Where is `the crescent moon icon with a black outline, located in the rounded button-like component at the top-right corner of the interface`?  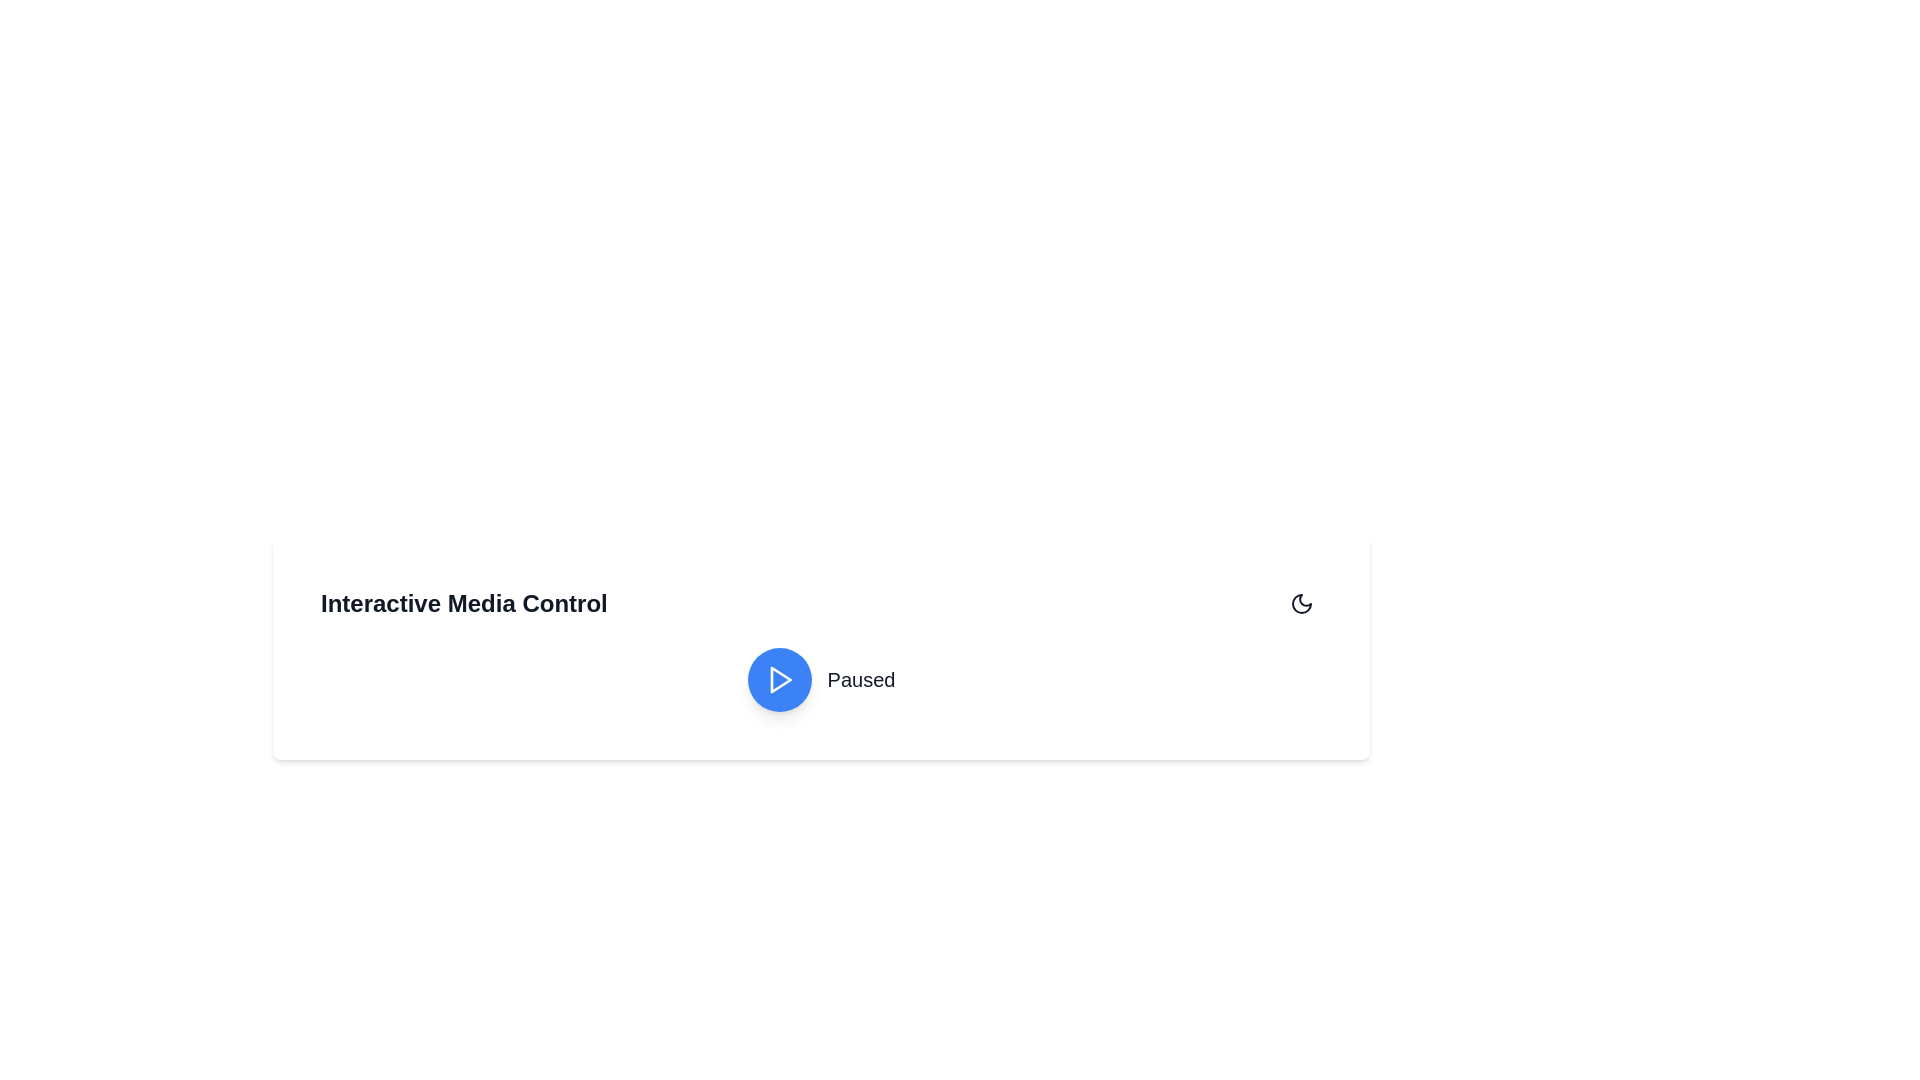
the crescent moon icon with a black outline, located in the rounded button-like component at the top-right corner of the interface is located at coordinates (1301, 603).